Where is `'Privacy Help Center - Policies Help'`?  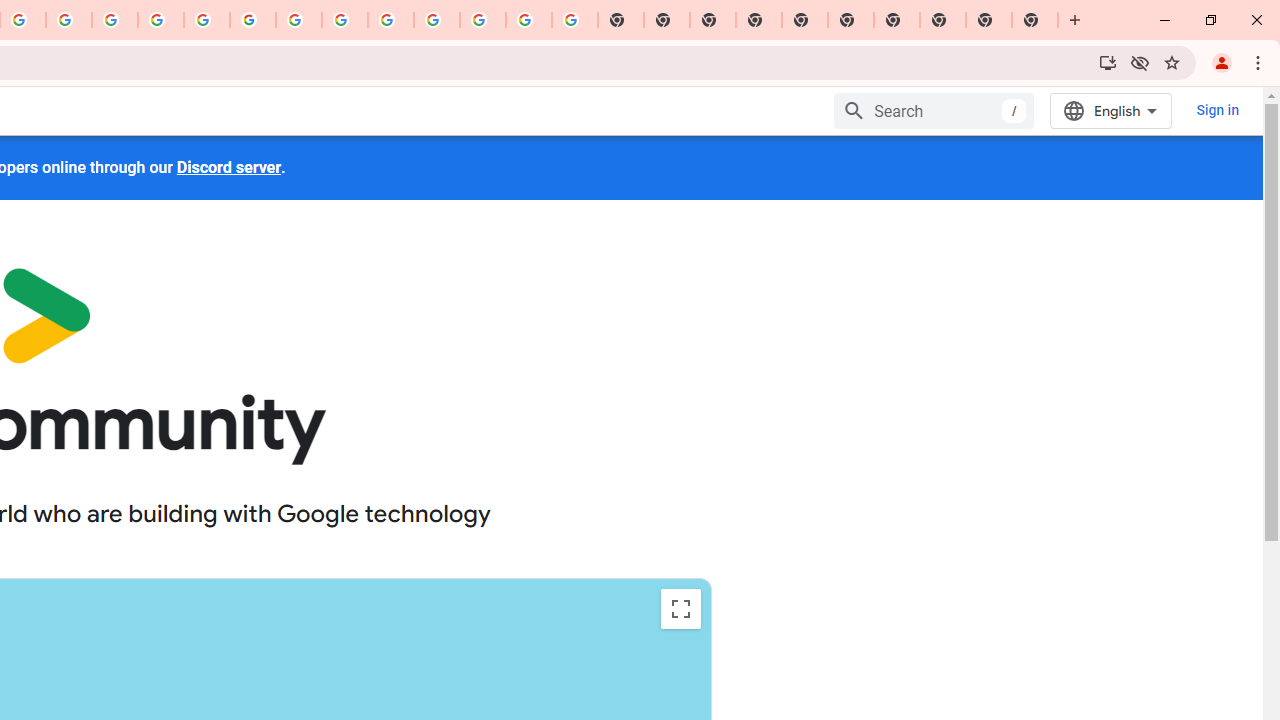 'Privacy Help Center - Policies Help' is located at coordinates (161, 20).